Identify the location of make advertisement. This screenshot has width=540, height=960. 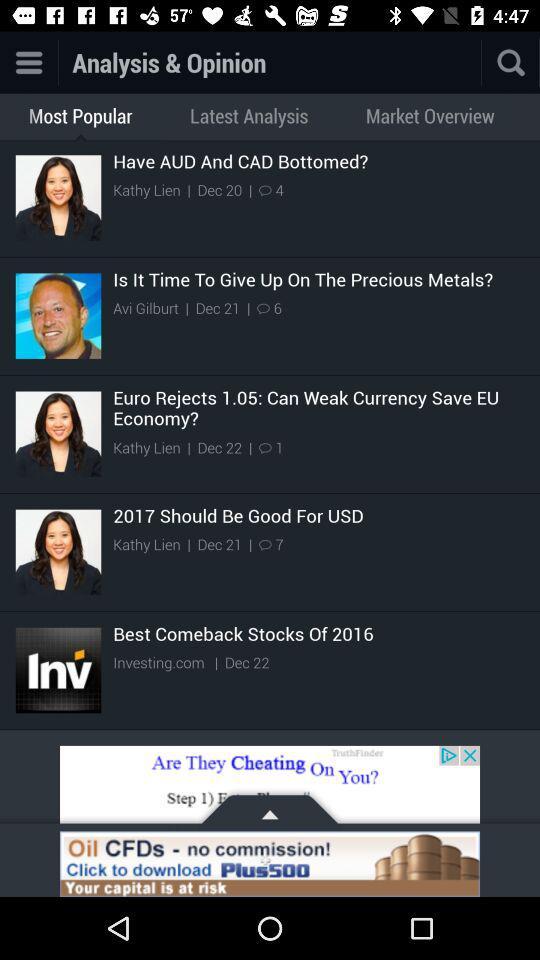
(270, 788).